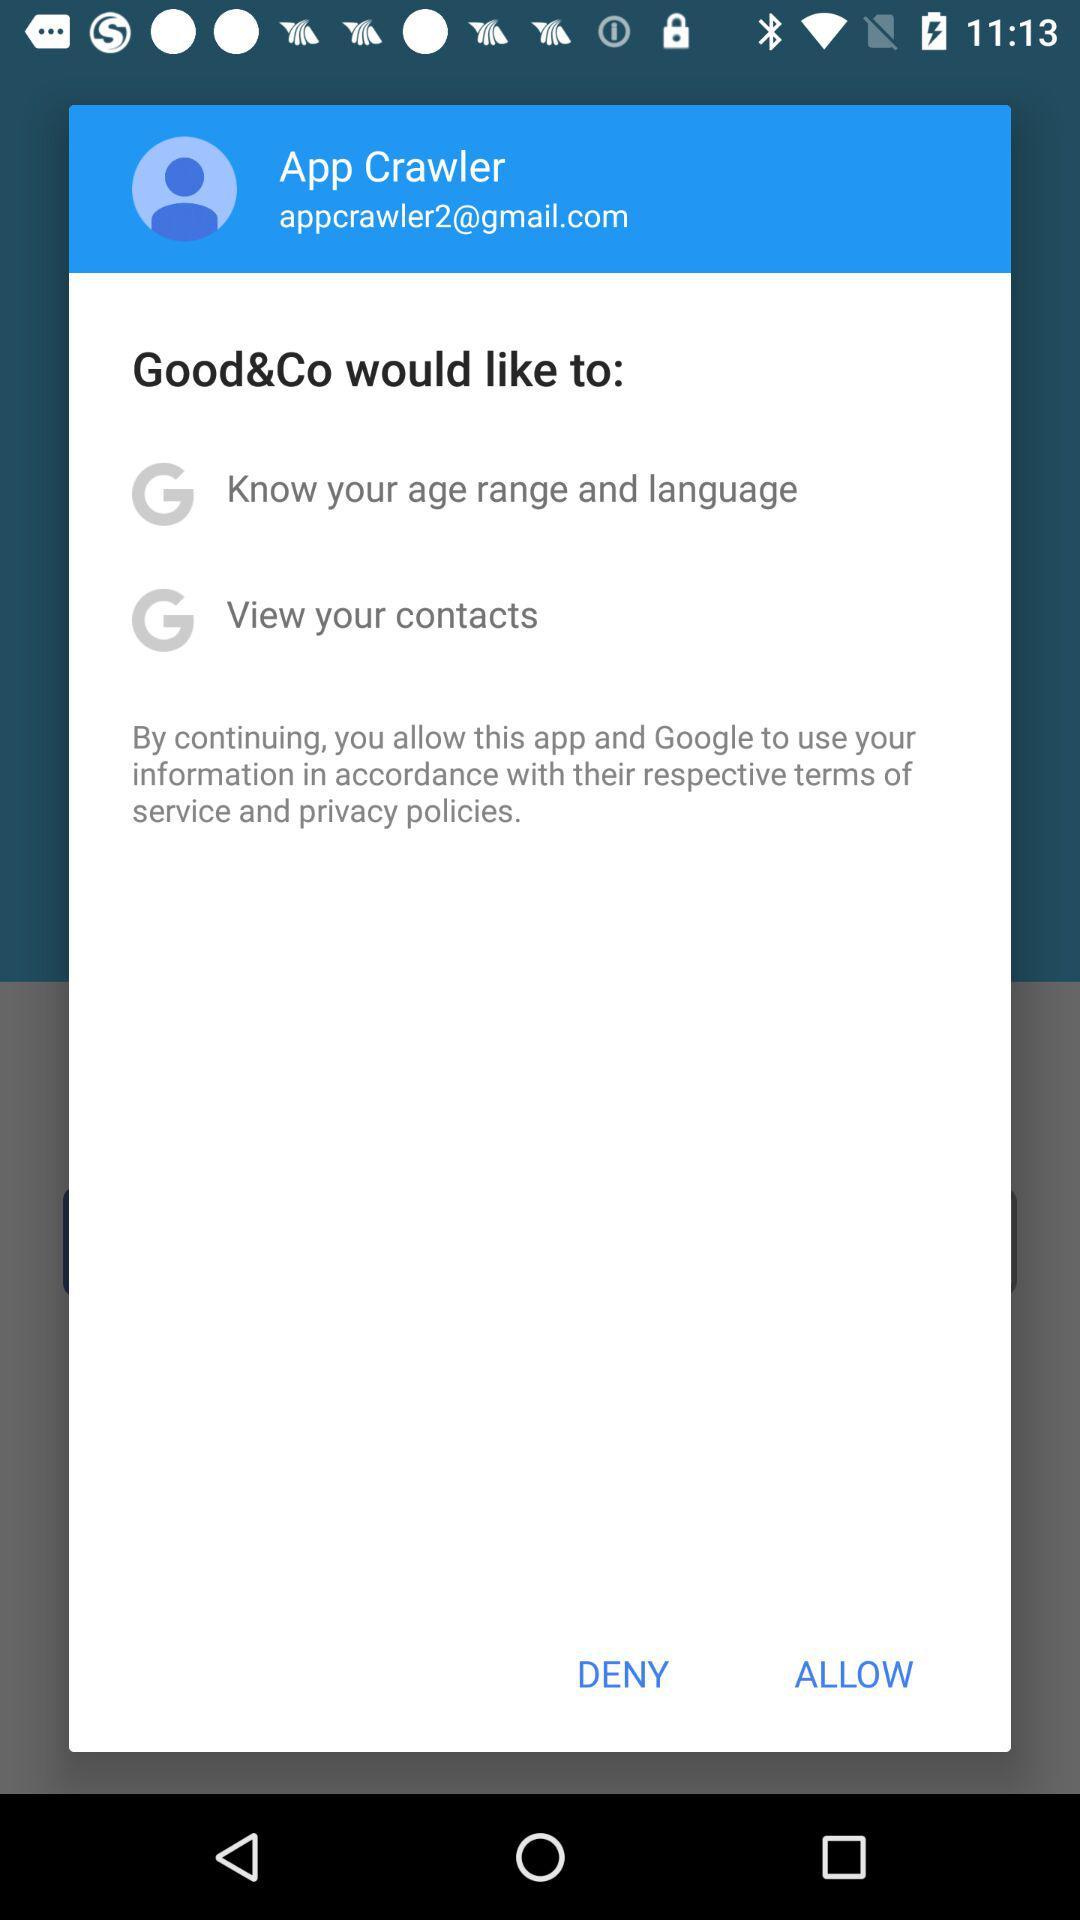 This screenshot has height=1920, width=1080. I want to click on the view your contacts app, so click(382, 612).